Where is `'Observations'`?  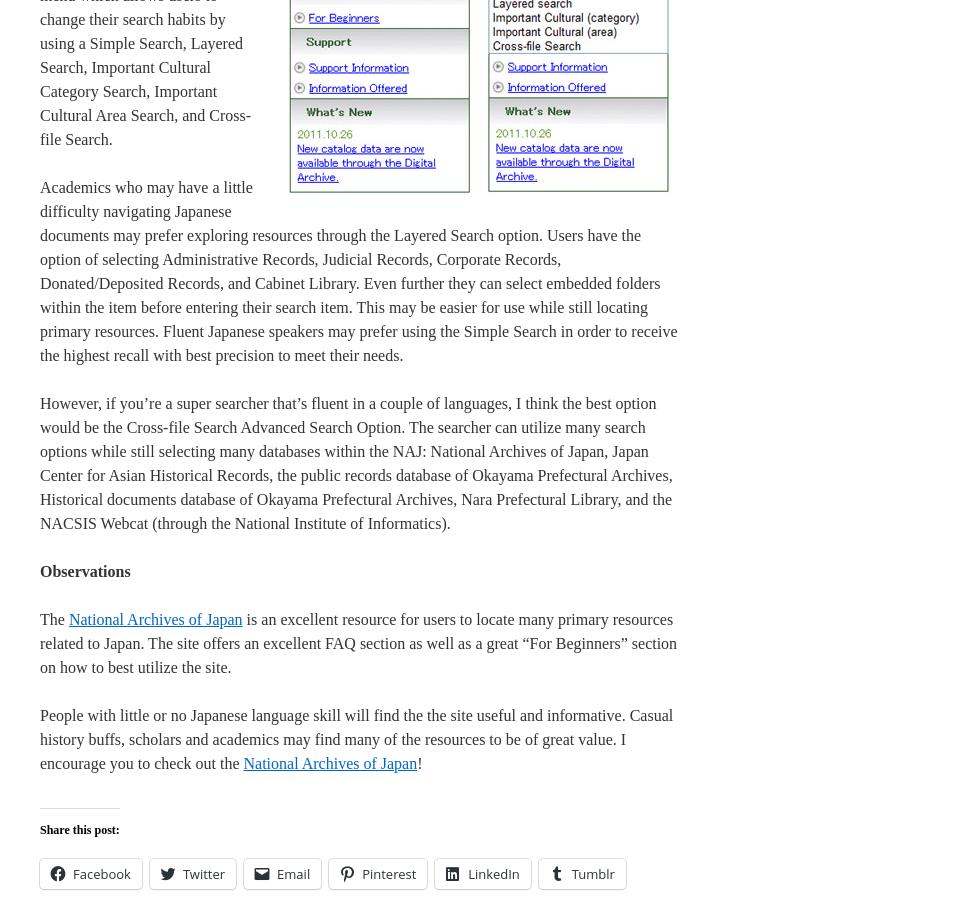 'Observations' is located at coordinates (84, 570).